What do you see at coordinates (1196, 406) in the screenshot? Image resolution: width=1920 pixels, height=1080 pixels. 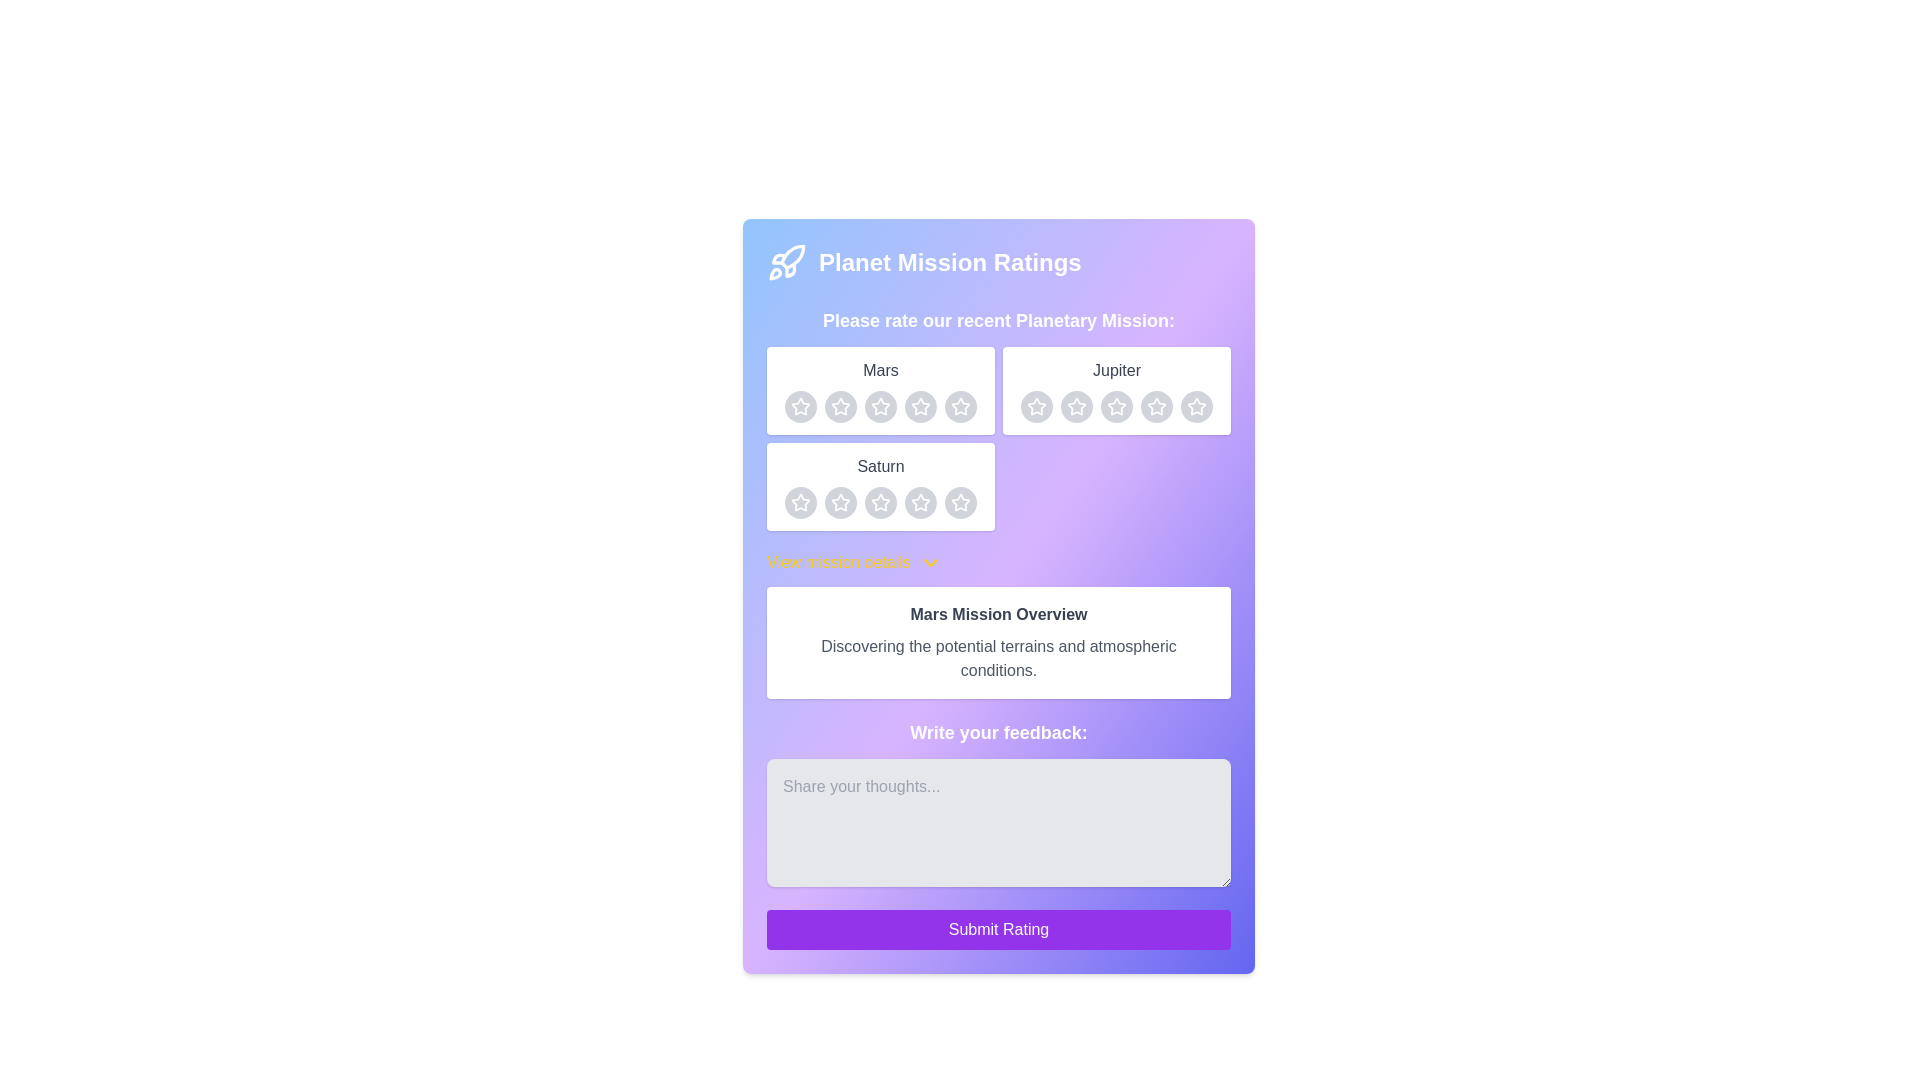 I see `the circular button containing a white star icon in the fifth position of the star rating system under the Jupiter section for accessibility` at bounding box center [1196, 406].